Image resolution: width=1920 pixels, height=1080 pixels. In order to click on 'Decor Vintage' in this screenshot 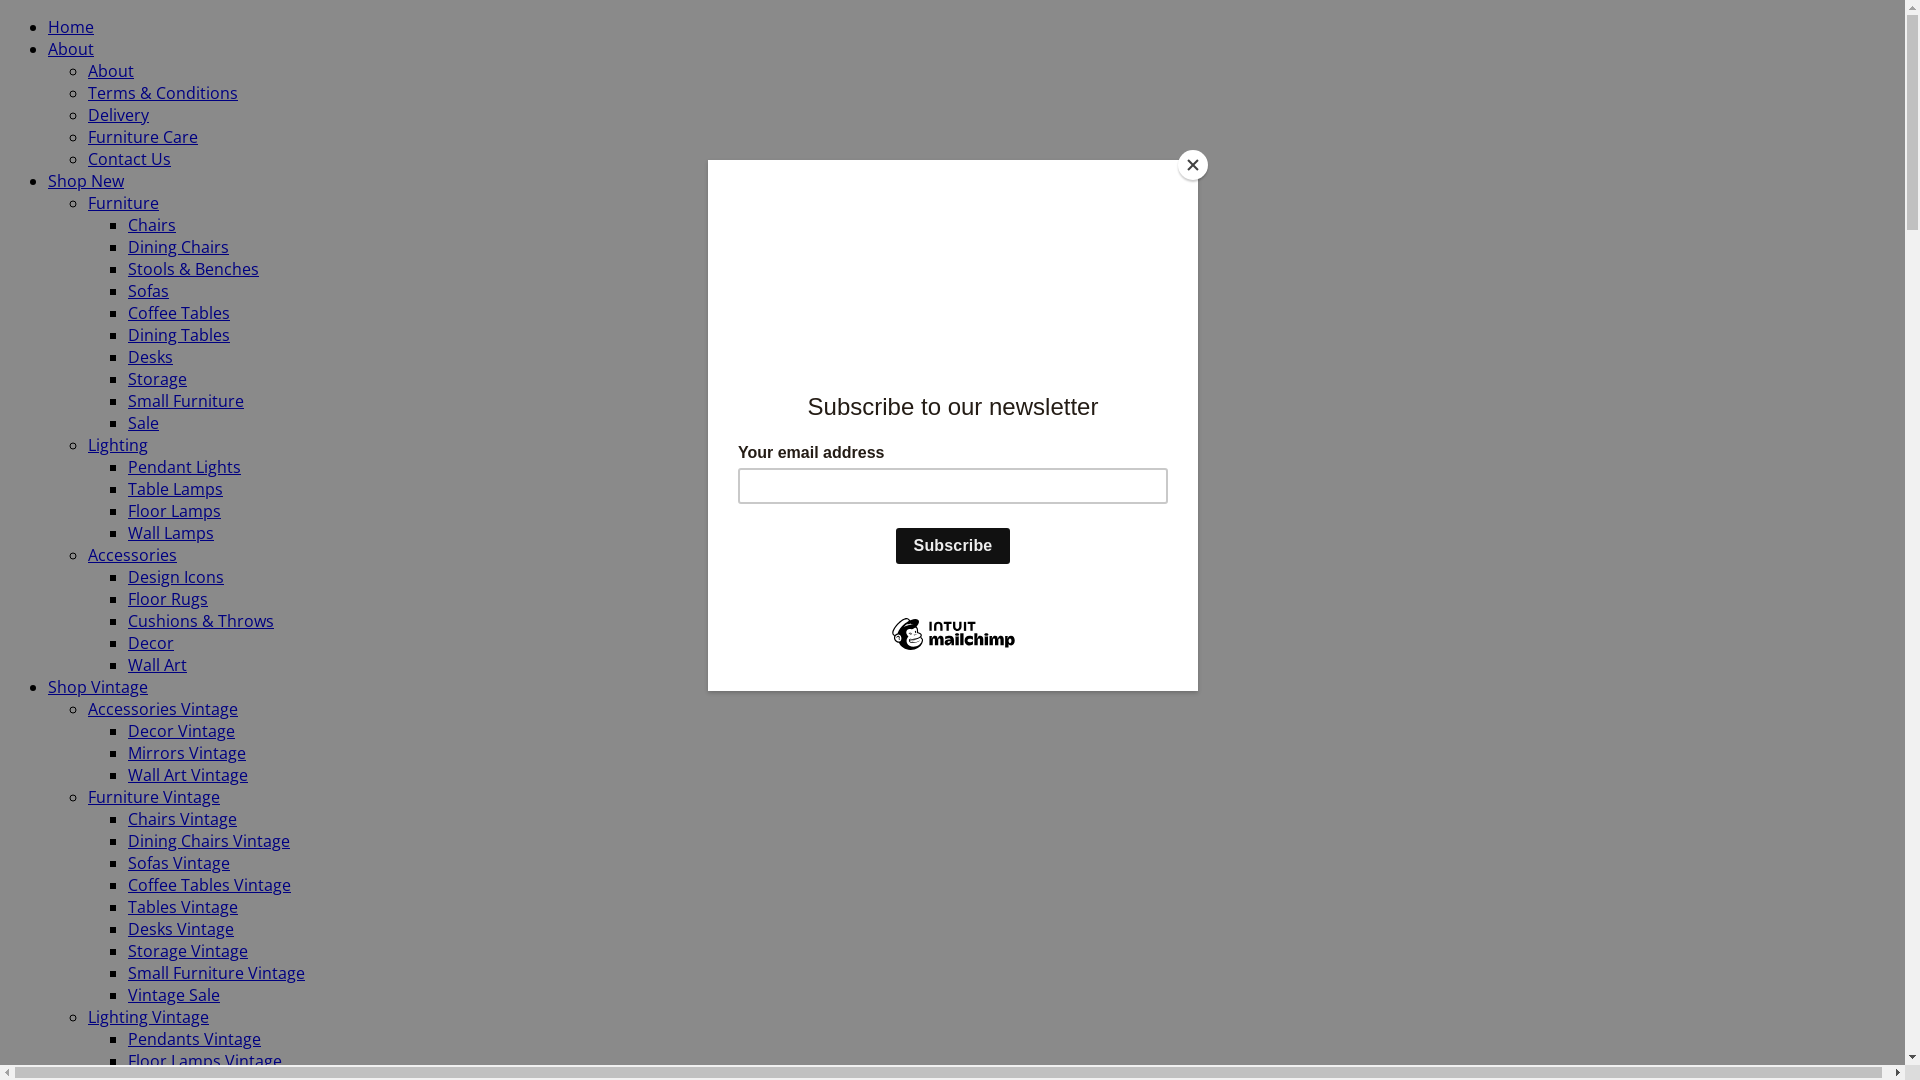, I will do `click(181, 731)`.